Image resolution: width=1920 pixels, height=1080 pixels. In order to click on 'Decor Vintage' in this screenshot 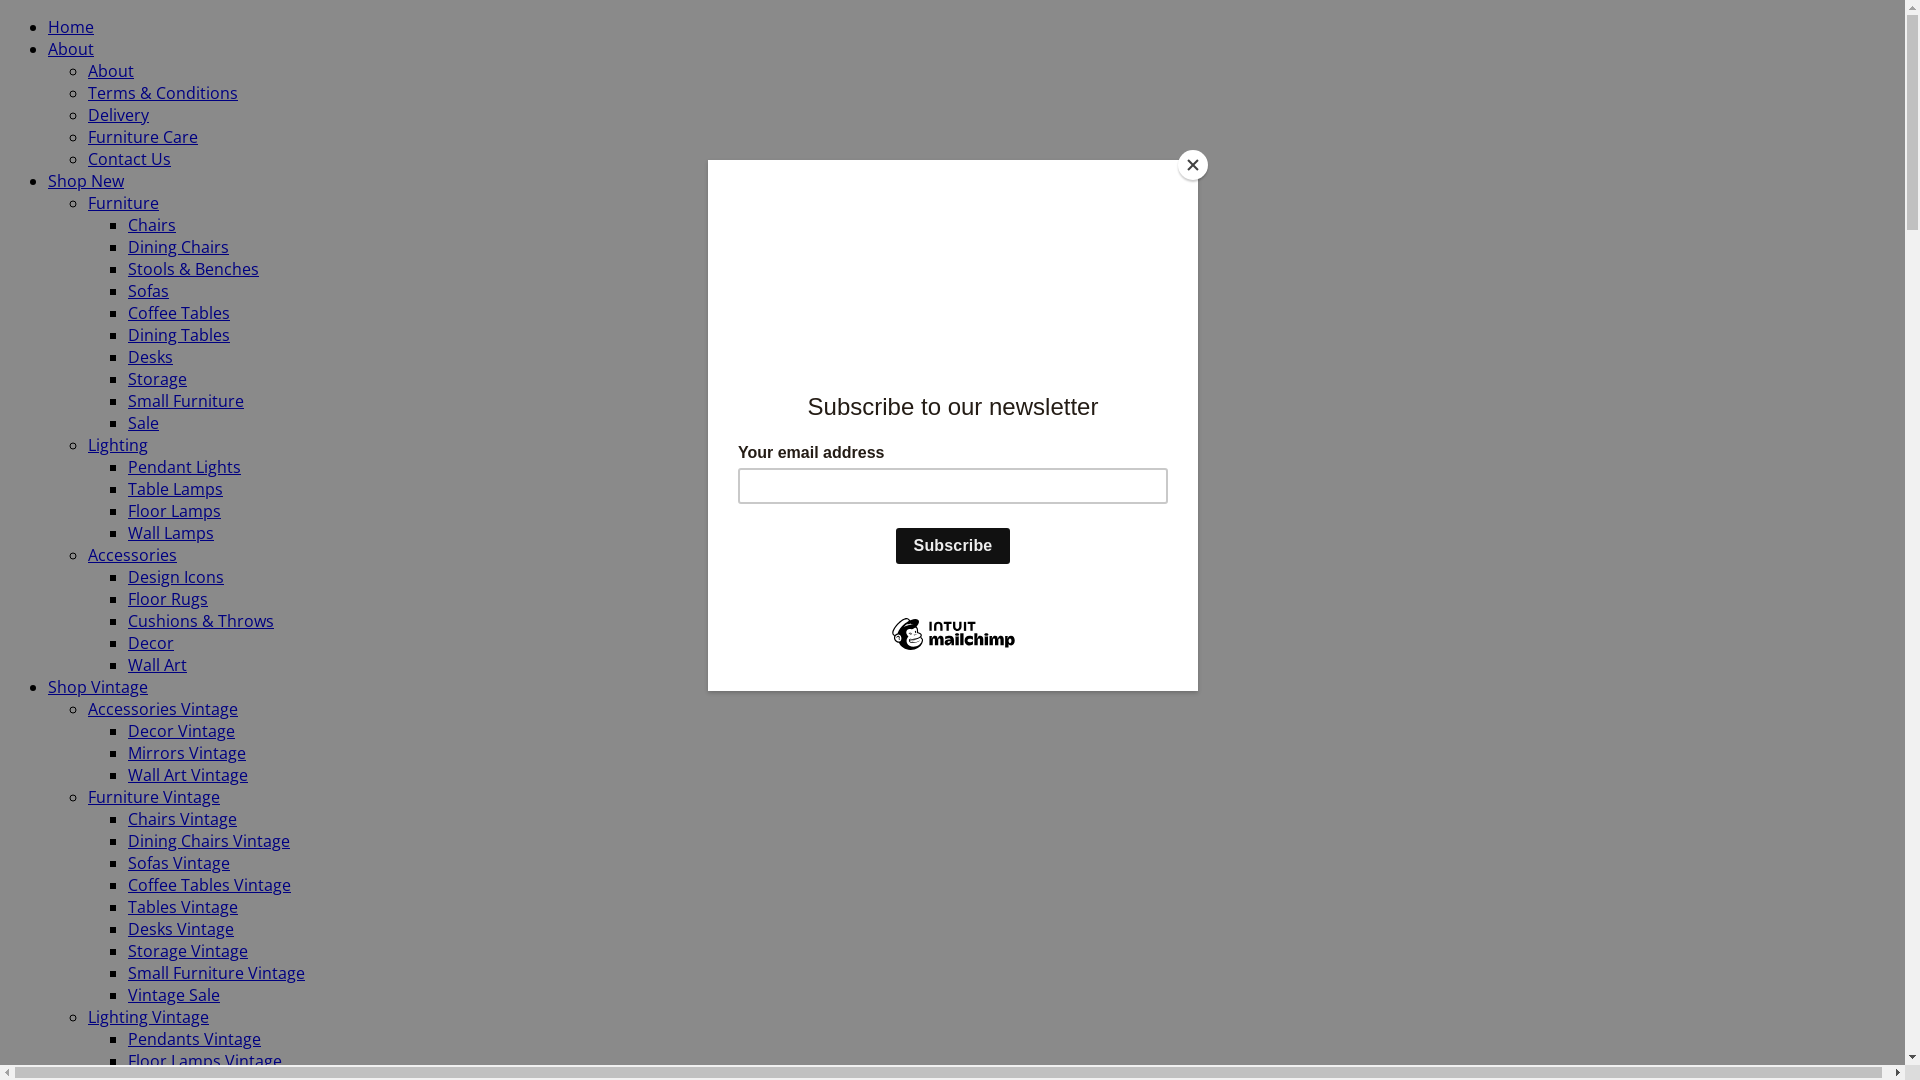, I will do `click(181, 731)`.